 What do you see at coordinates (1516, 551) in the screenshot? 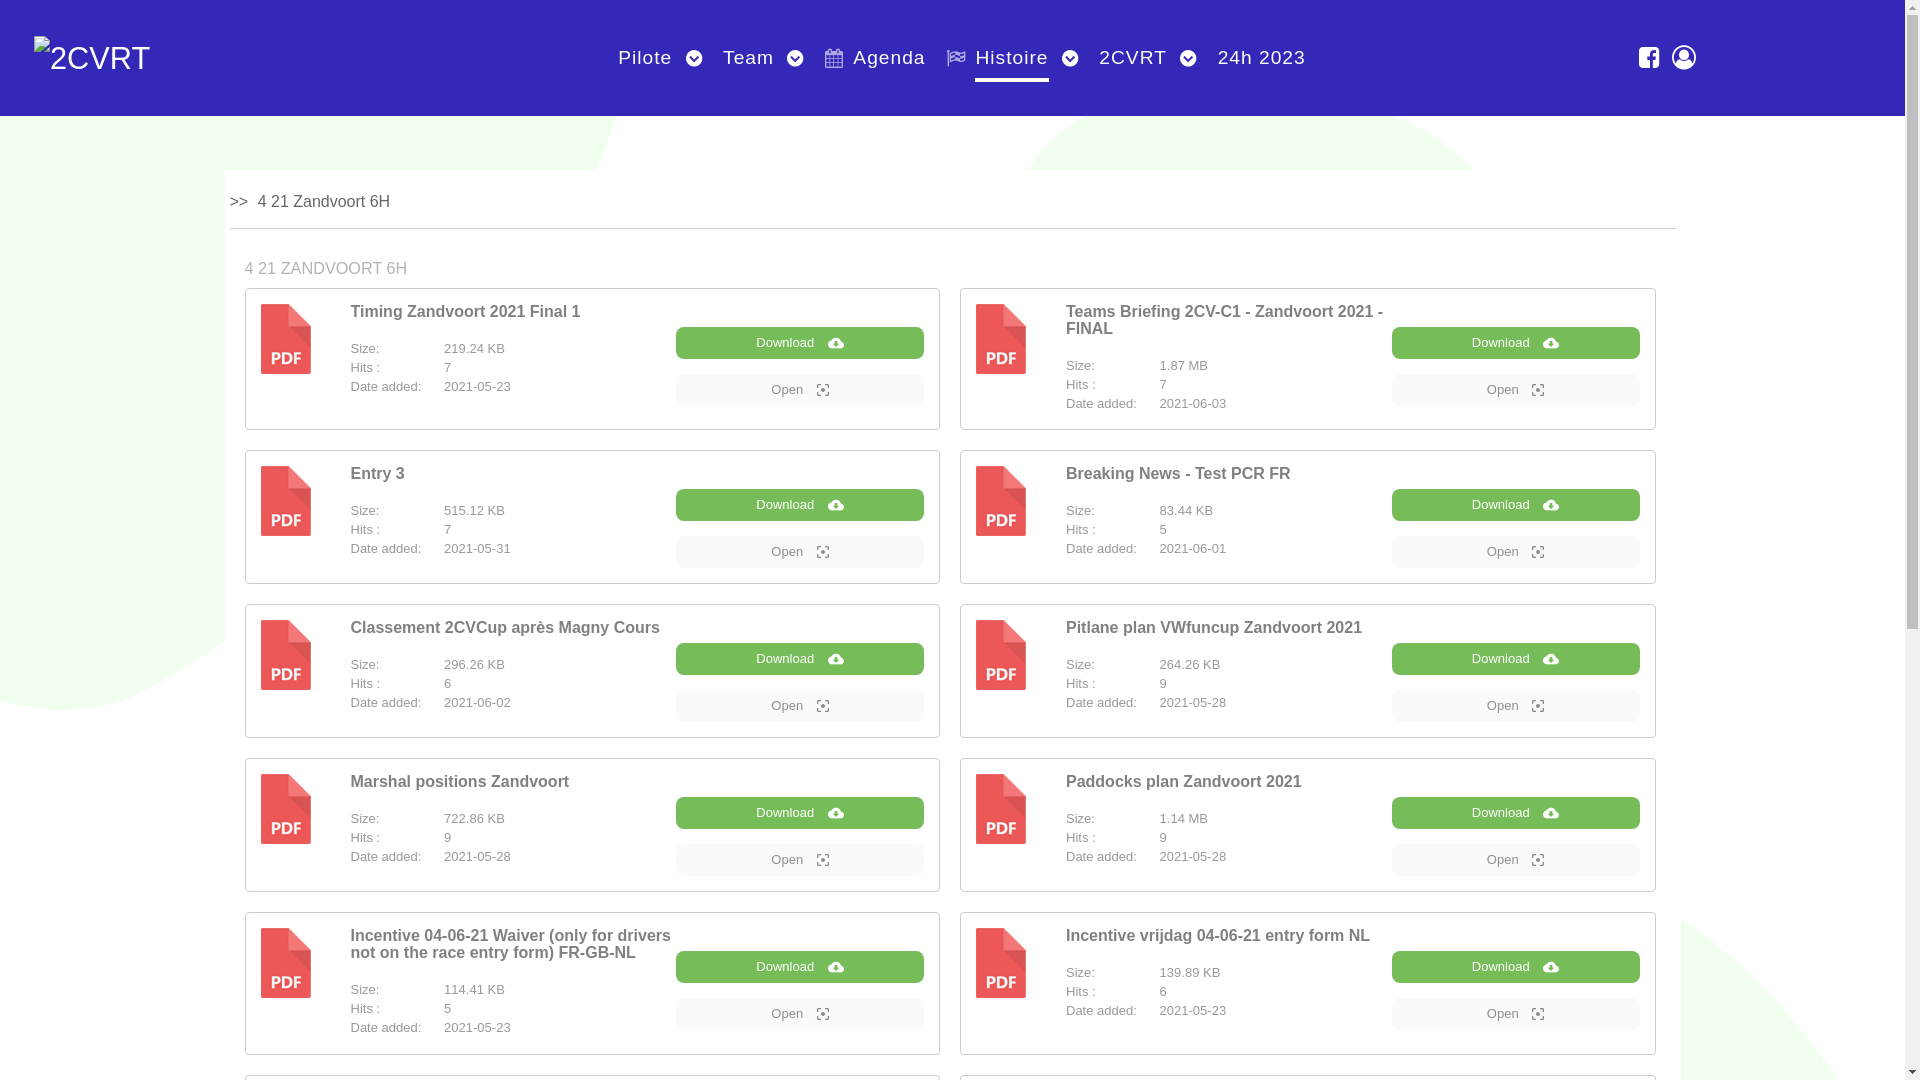
I see `'Open'` at bounding box center [1516, 551].